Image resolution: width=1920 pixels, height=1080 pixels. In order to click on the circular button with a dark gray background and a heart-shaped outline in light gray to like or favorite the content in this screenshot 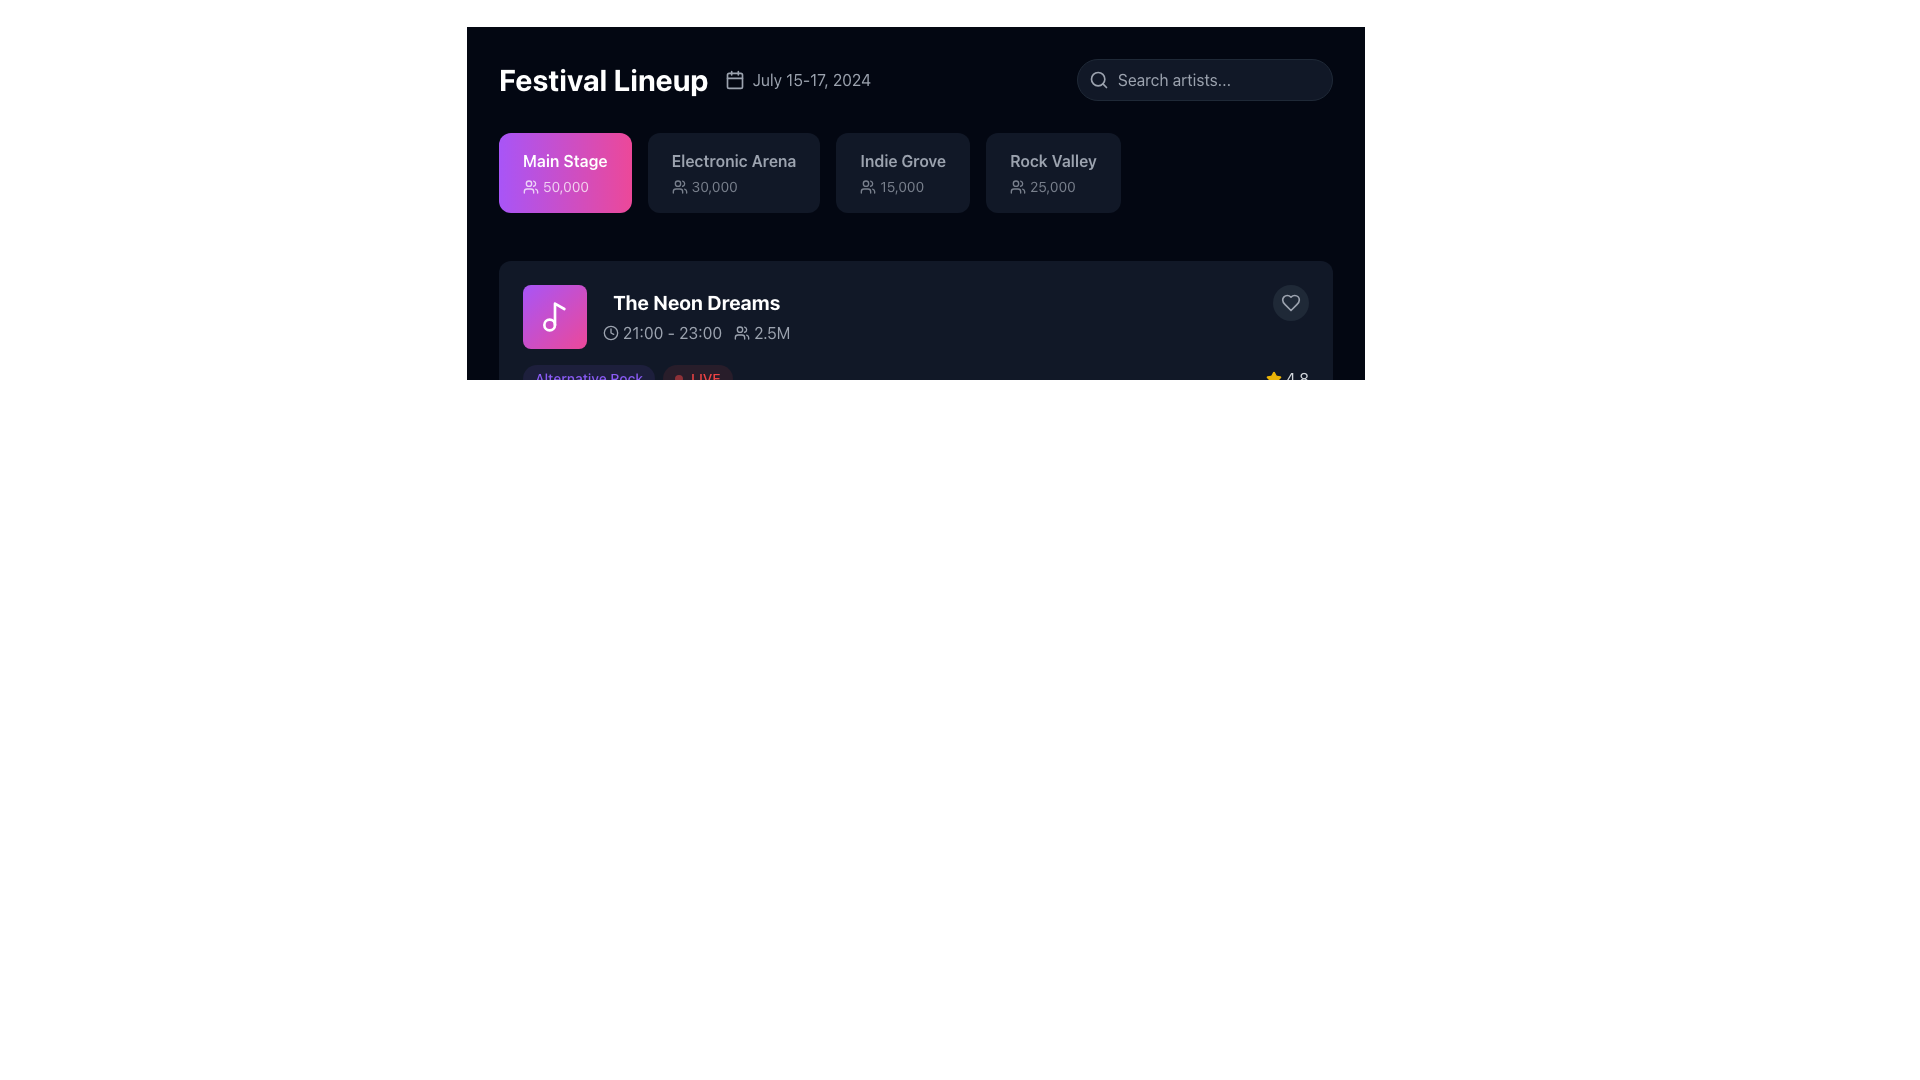, I will do `click(1291, 303)`.